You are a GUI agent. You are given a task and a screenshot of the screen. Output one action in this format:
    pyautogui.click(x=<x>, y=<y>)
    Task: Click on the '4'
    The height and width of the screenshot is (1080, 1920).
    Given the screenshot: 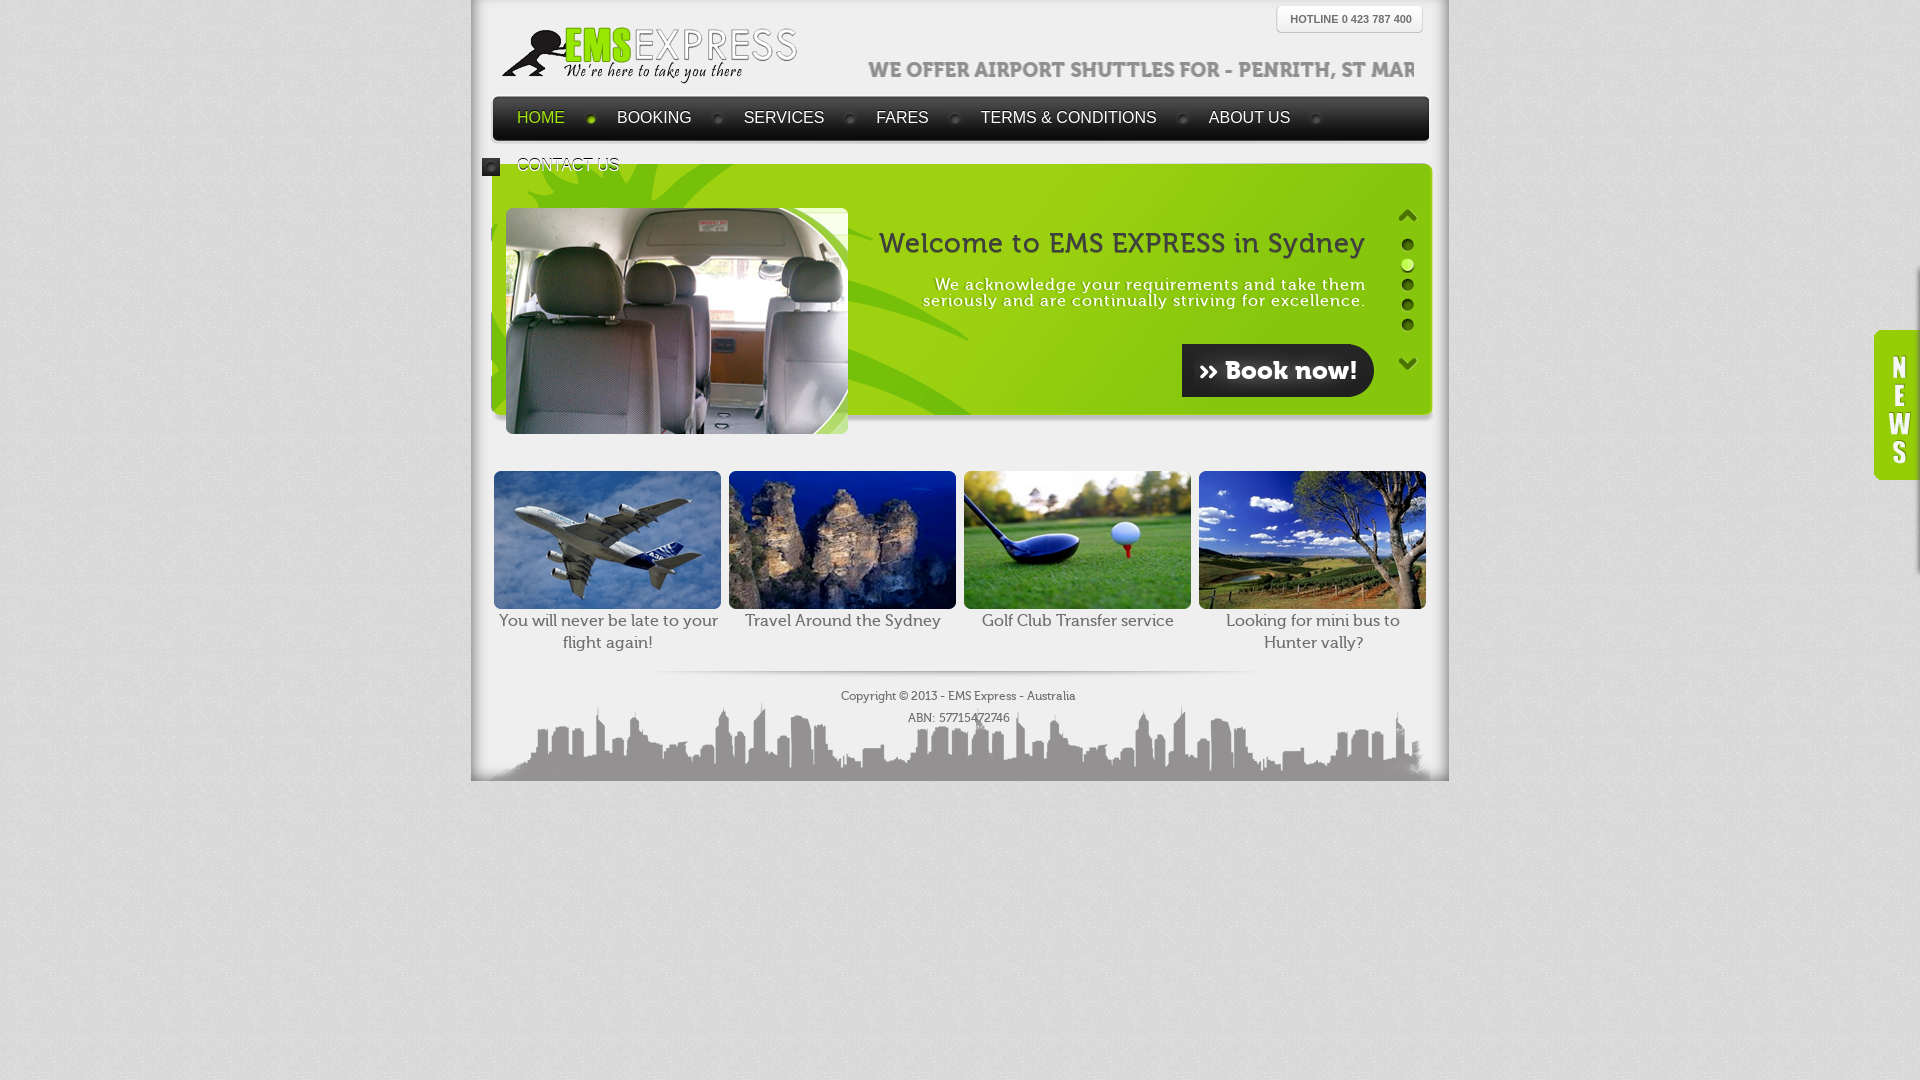 What is the action you would take?
    pyautogui.click(x=1406, y=305)
    